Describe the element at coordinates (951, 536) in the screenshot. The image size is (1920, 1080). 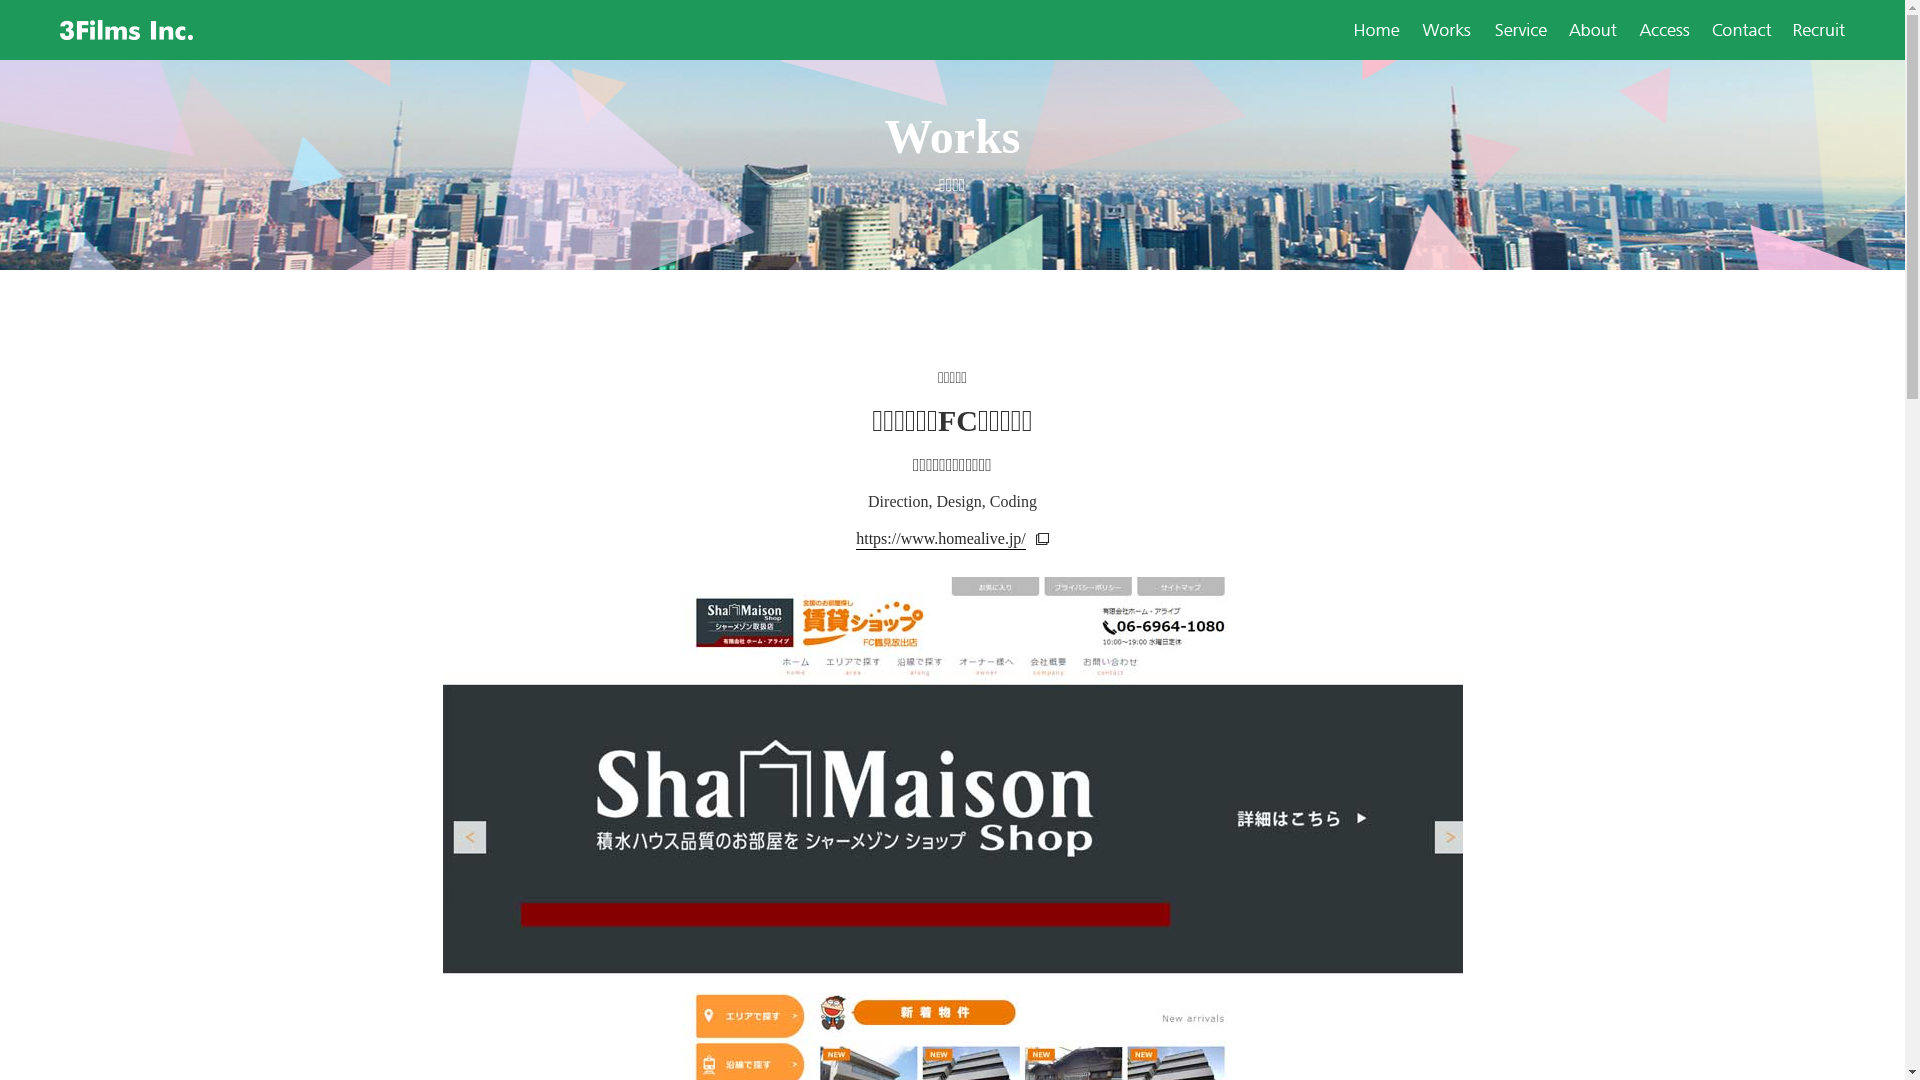
I see `'https://www.homealive.jp/'` at that location.